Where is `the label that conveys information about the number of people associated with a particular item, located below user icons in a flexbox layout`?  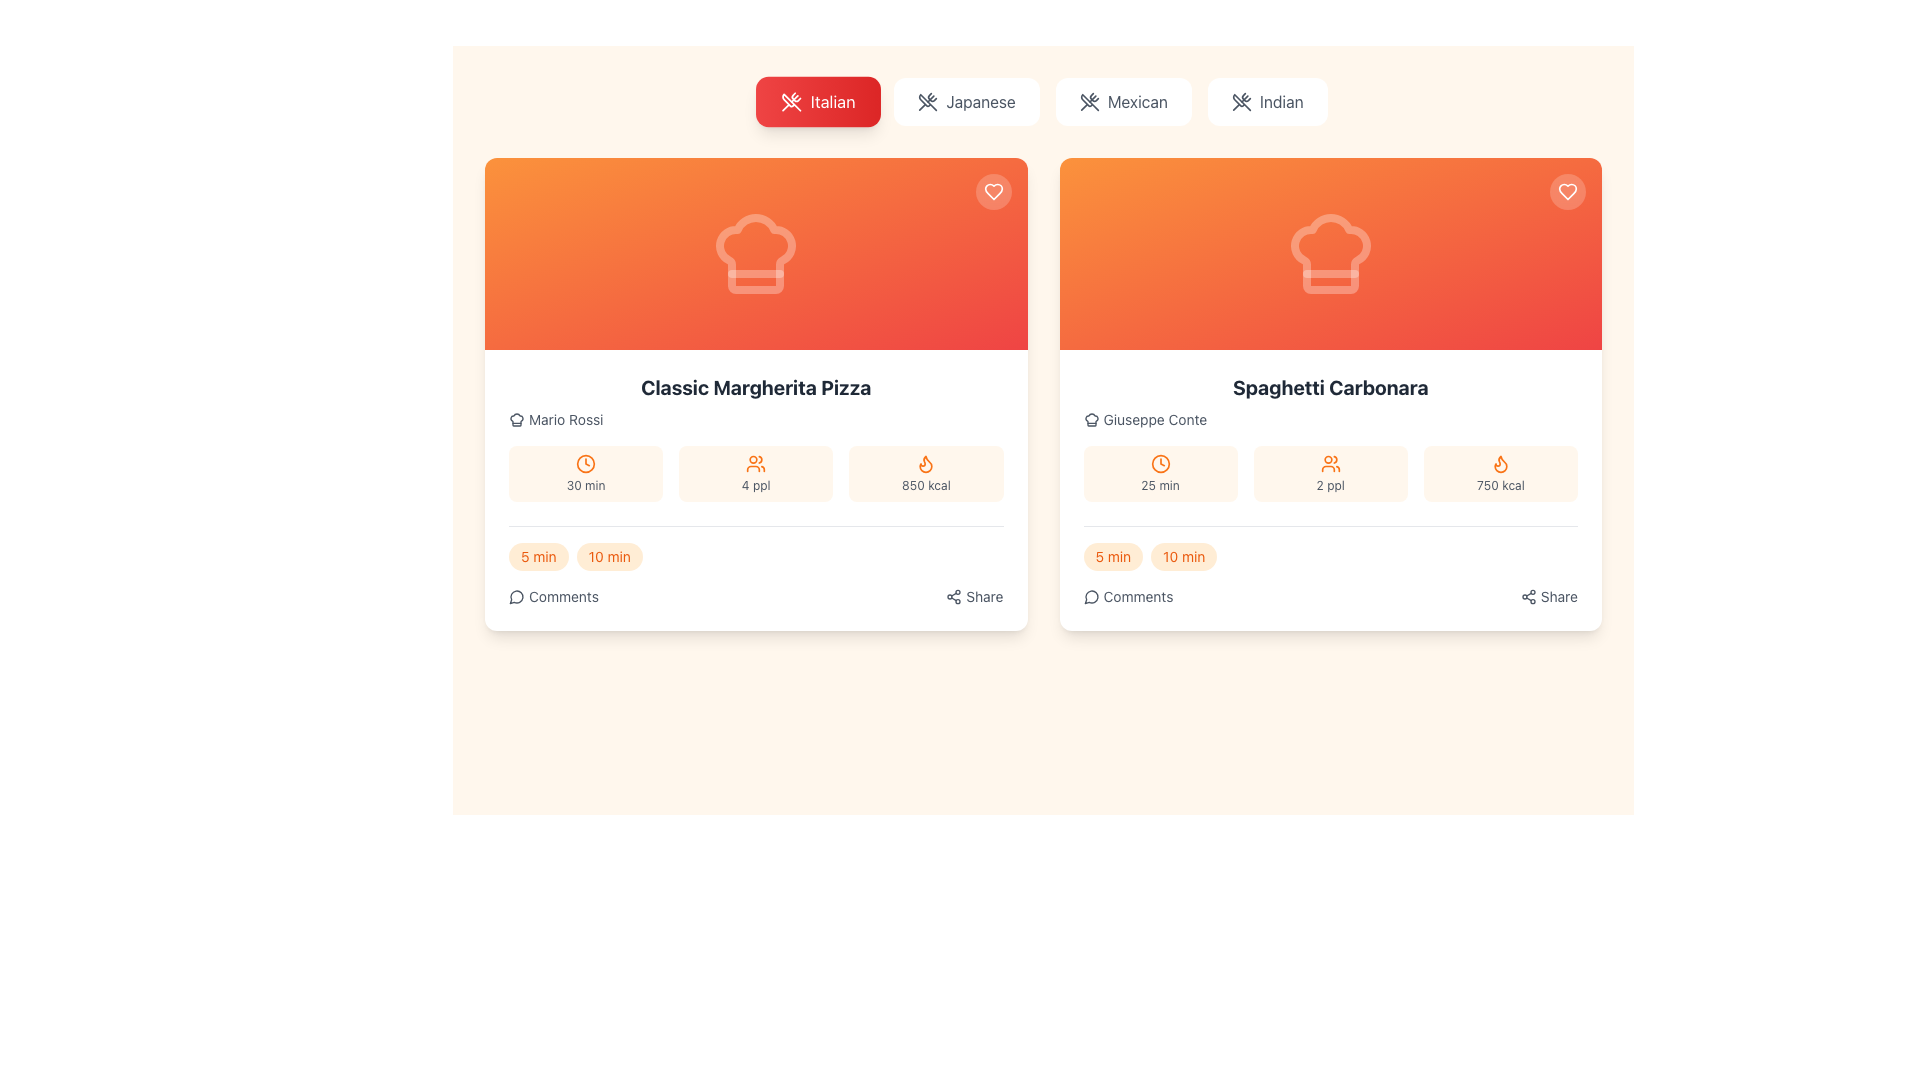 the label that conveys information about the number of people associated with a particular item, located below user icons in a flexbox layout is located at coordinates (1330, 486).